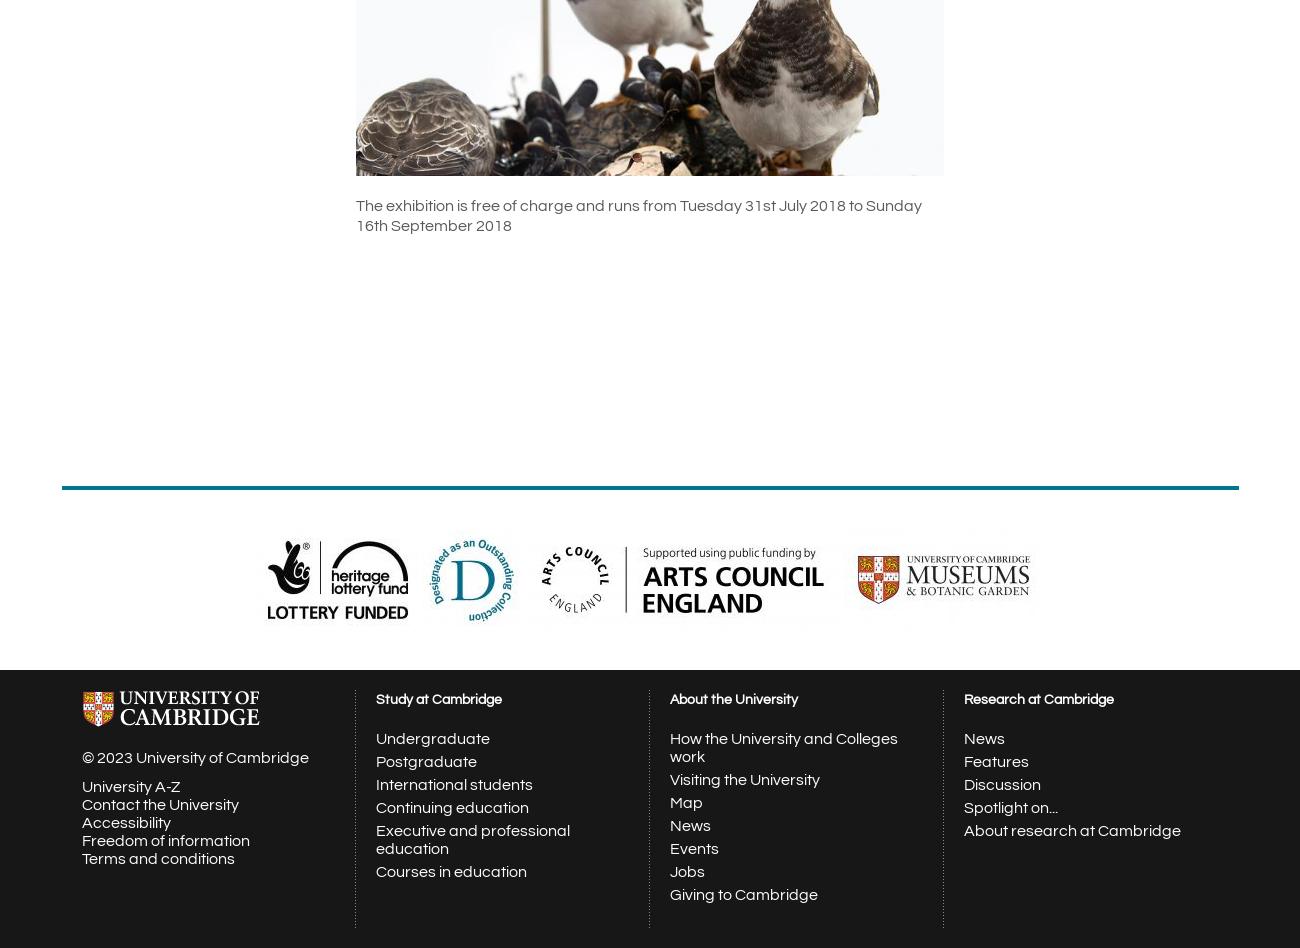 This screenshot has height=948, width=1300. I want to click on 'About the University', so click(669, 699).